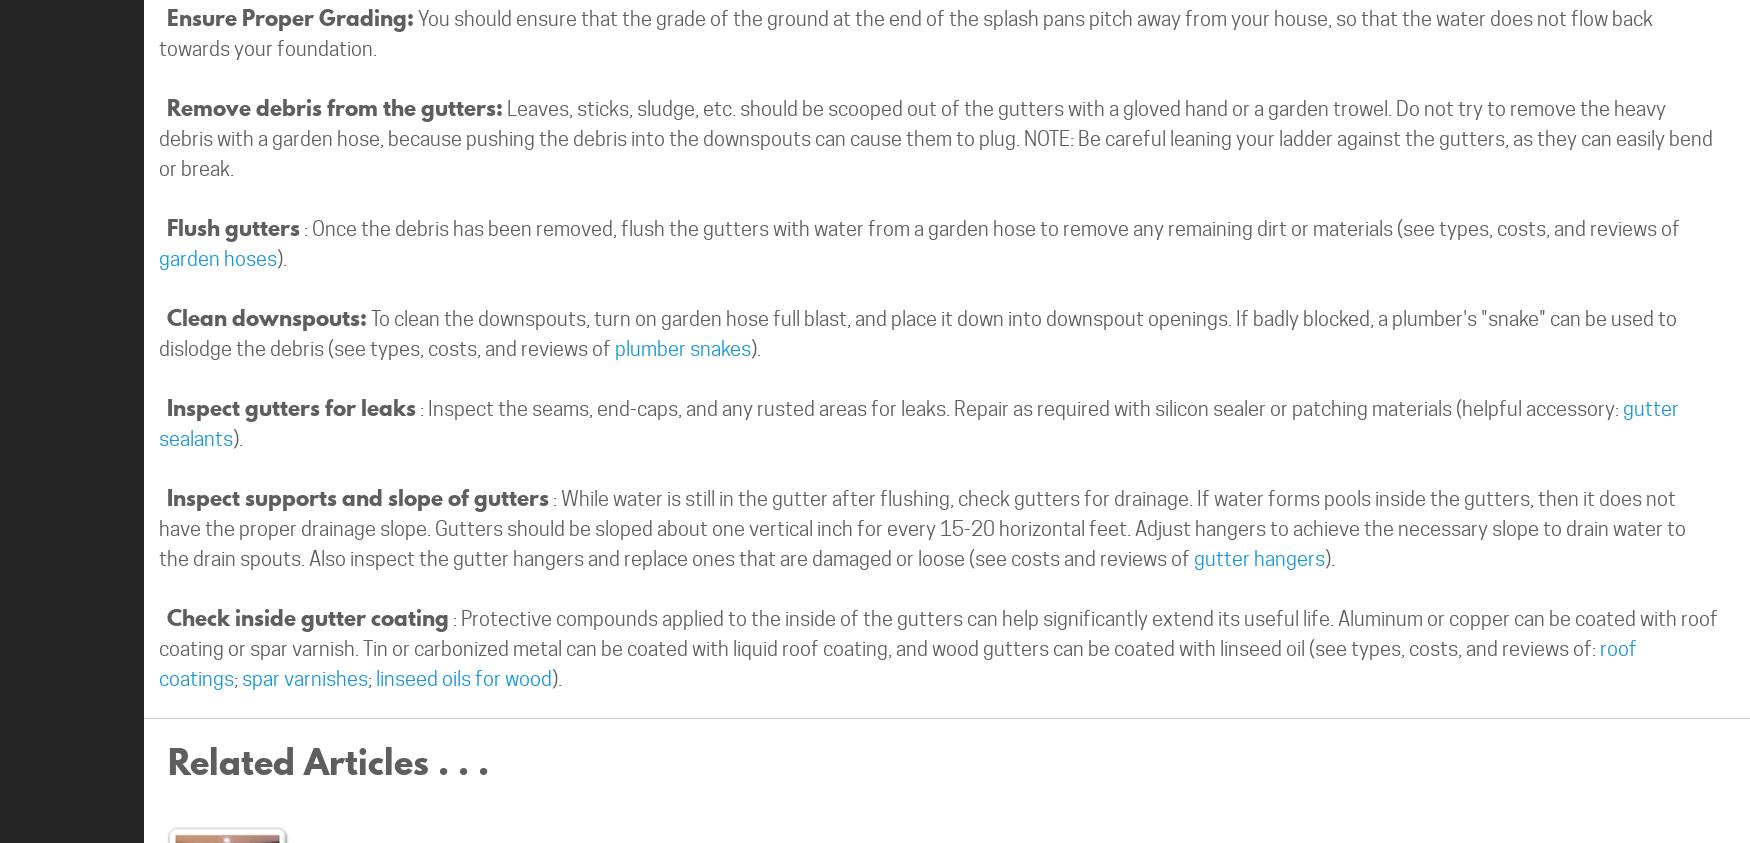 This screenshot has width=1750, height=843. What do you see at coordinates (290, 406) in the screenshot?
I see `'Inspect gutters for leaks'` at bounding box center [290, 406].